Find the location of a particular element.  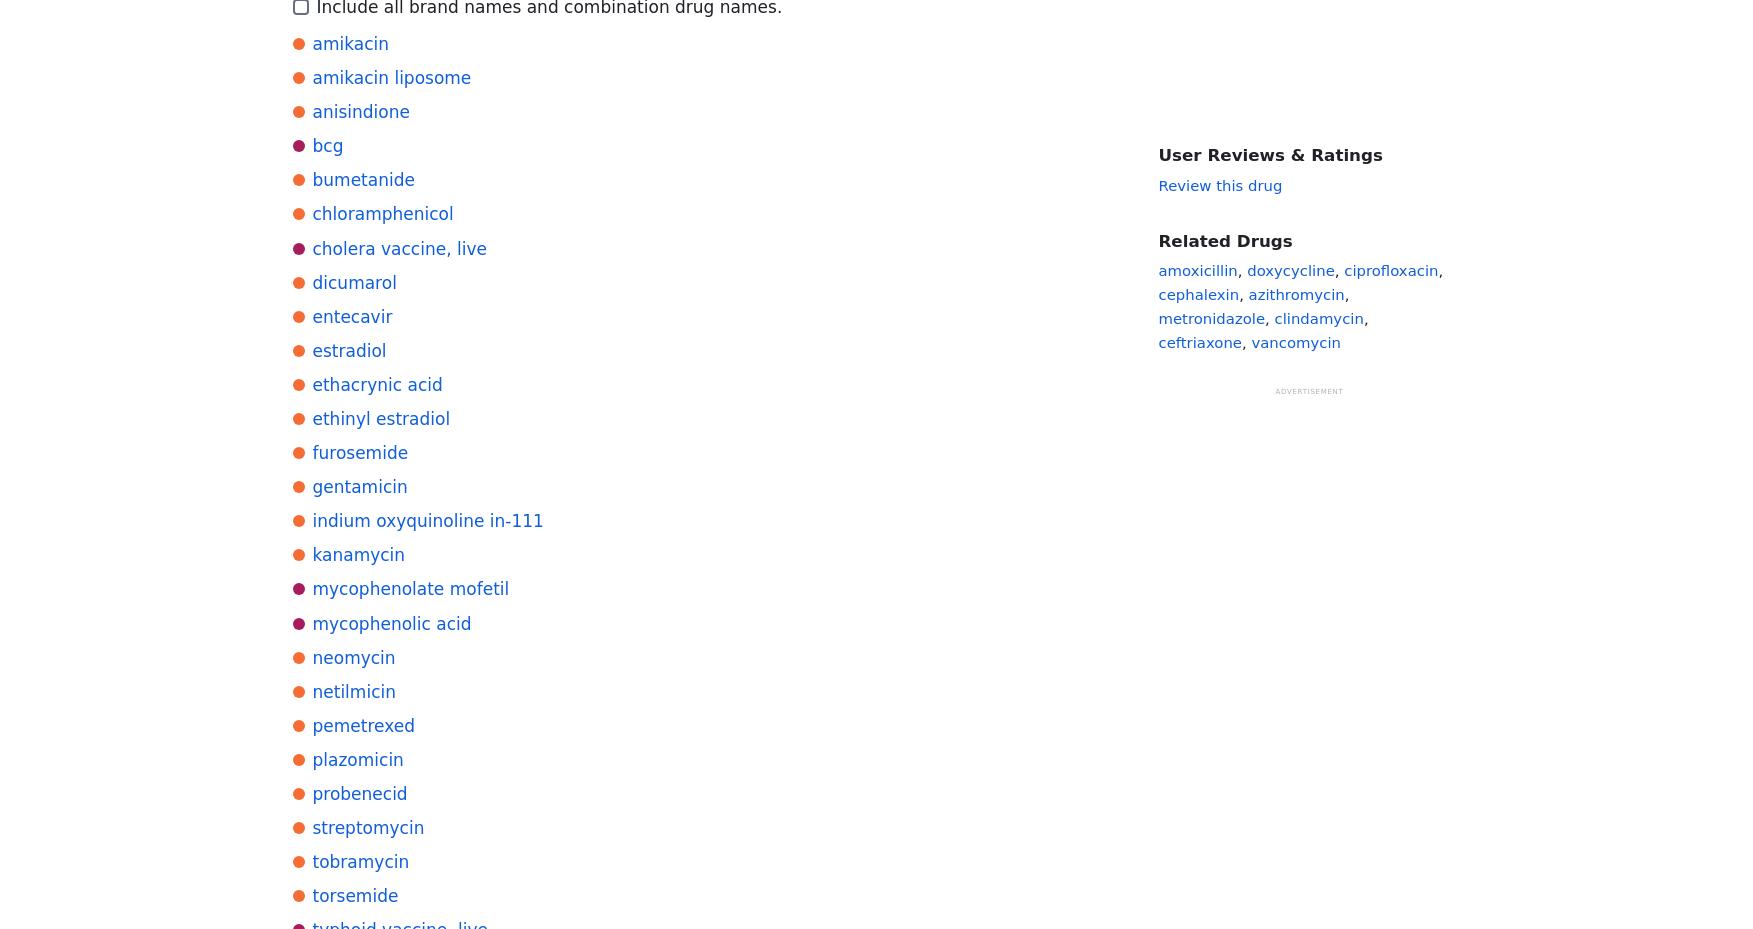

'ceftriaxone' is located at coordinates (1198, 341).